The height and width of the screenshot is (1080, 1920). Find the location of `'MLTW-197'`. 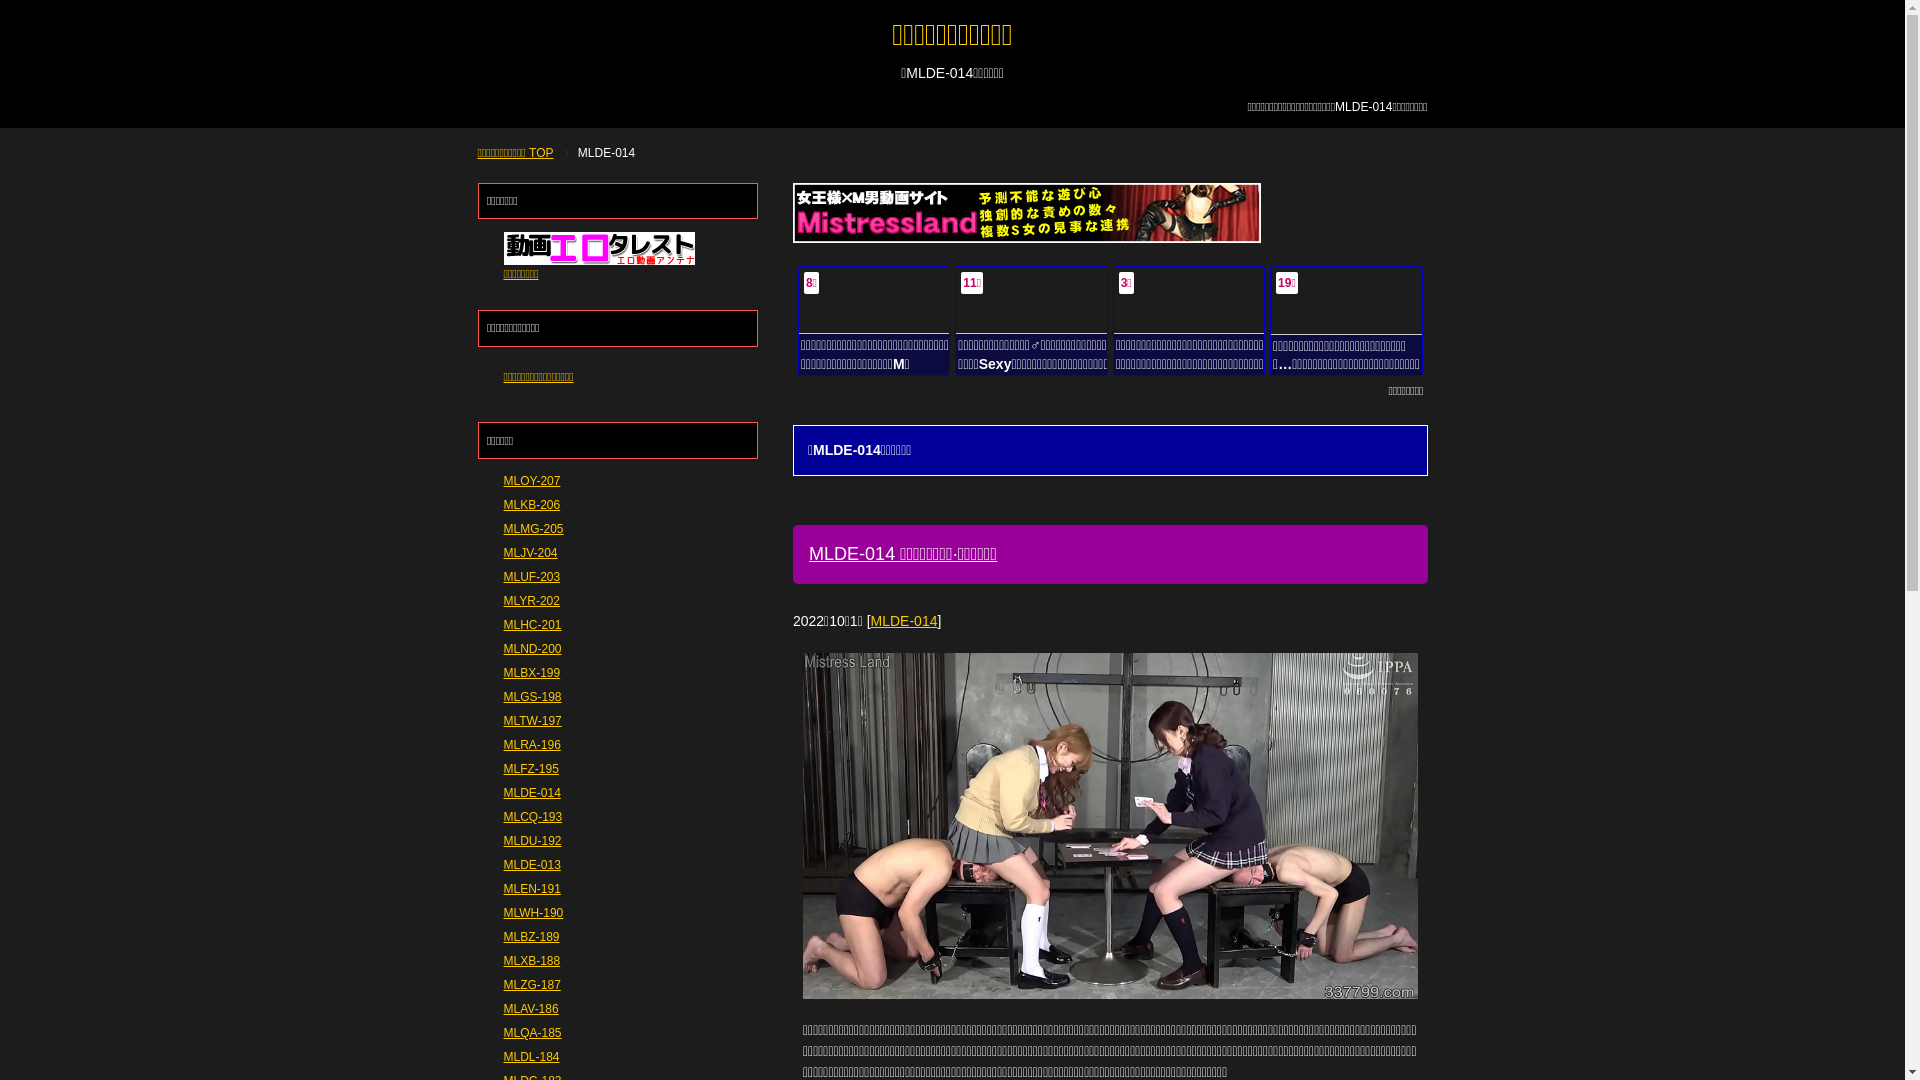

'MLTW-197' is located at coordinates (504, 721).